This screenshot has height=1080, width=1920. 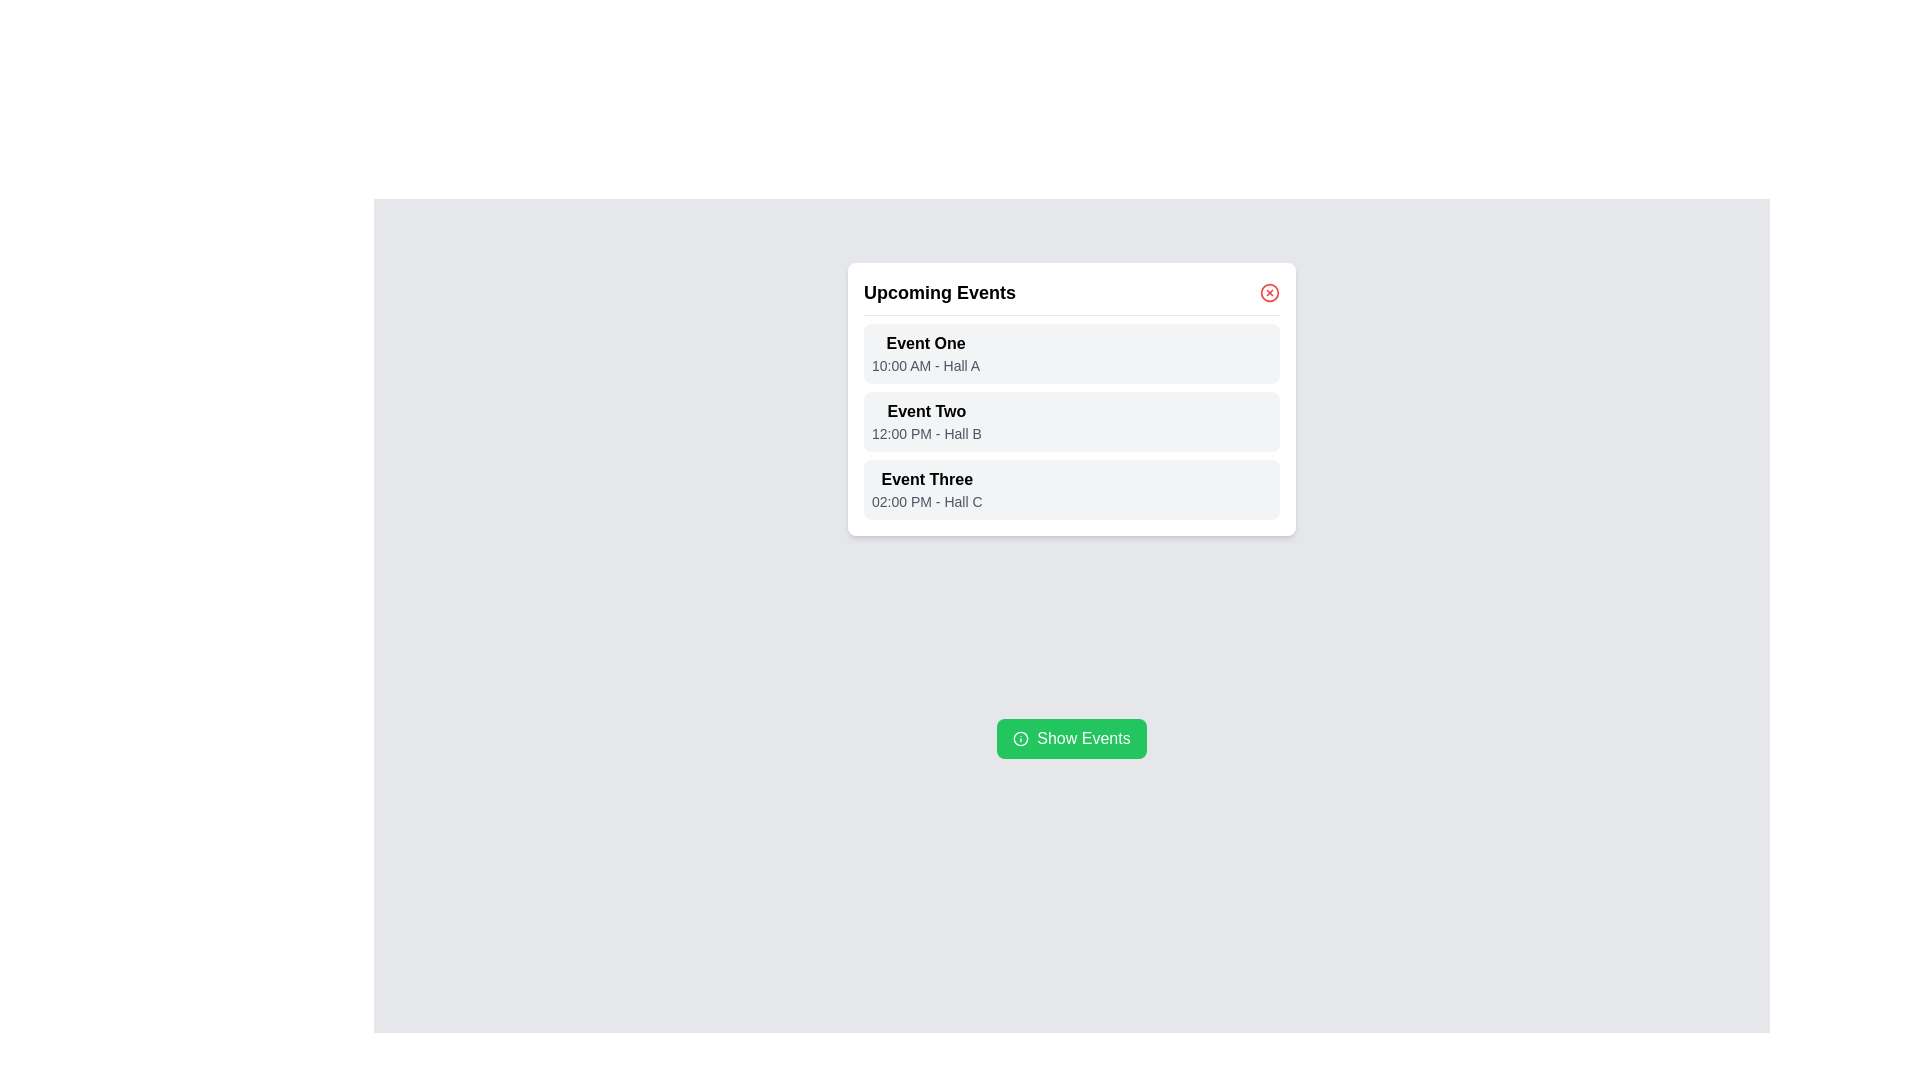 What do you see at coordinates (1070, 353) in the screenshot?
I see `the first list item displaying event details titled 'Event One' in the 'Upcoming Events' section` at bounding box center [1070, 353].